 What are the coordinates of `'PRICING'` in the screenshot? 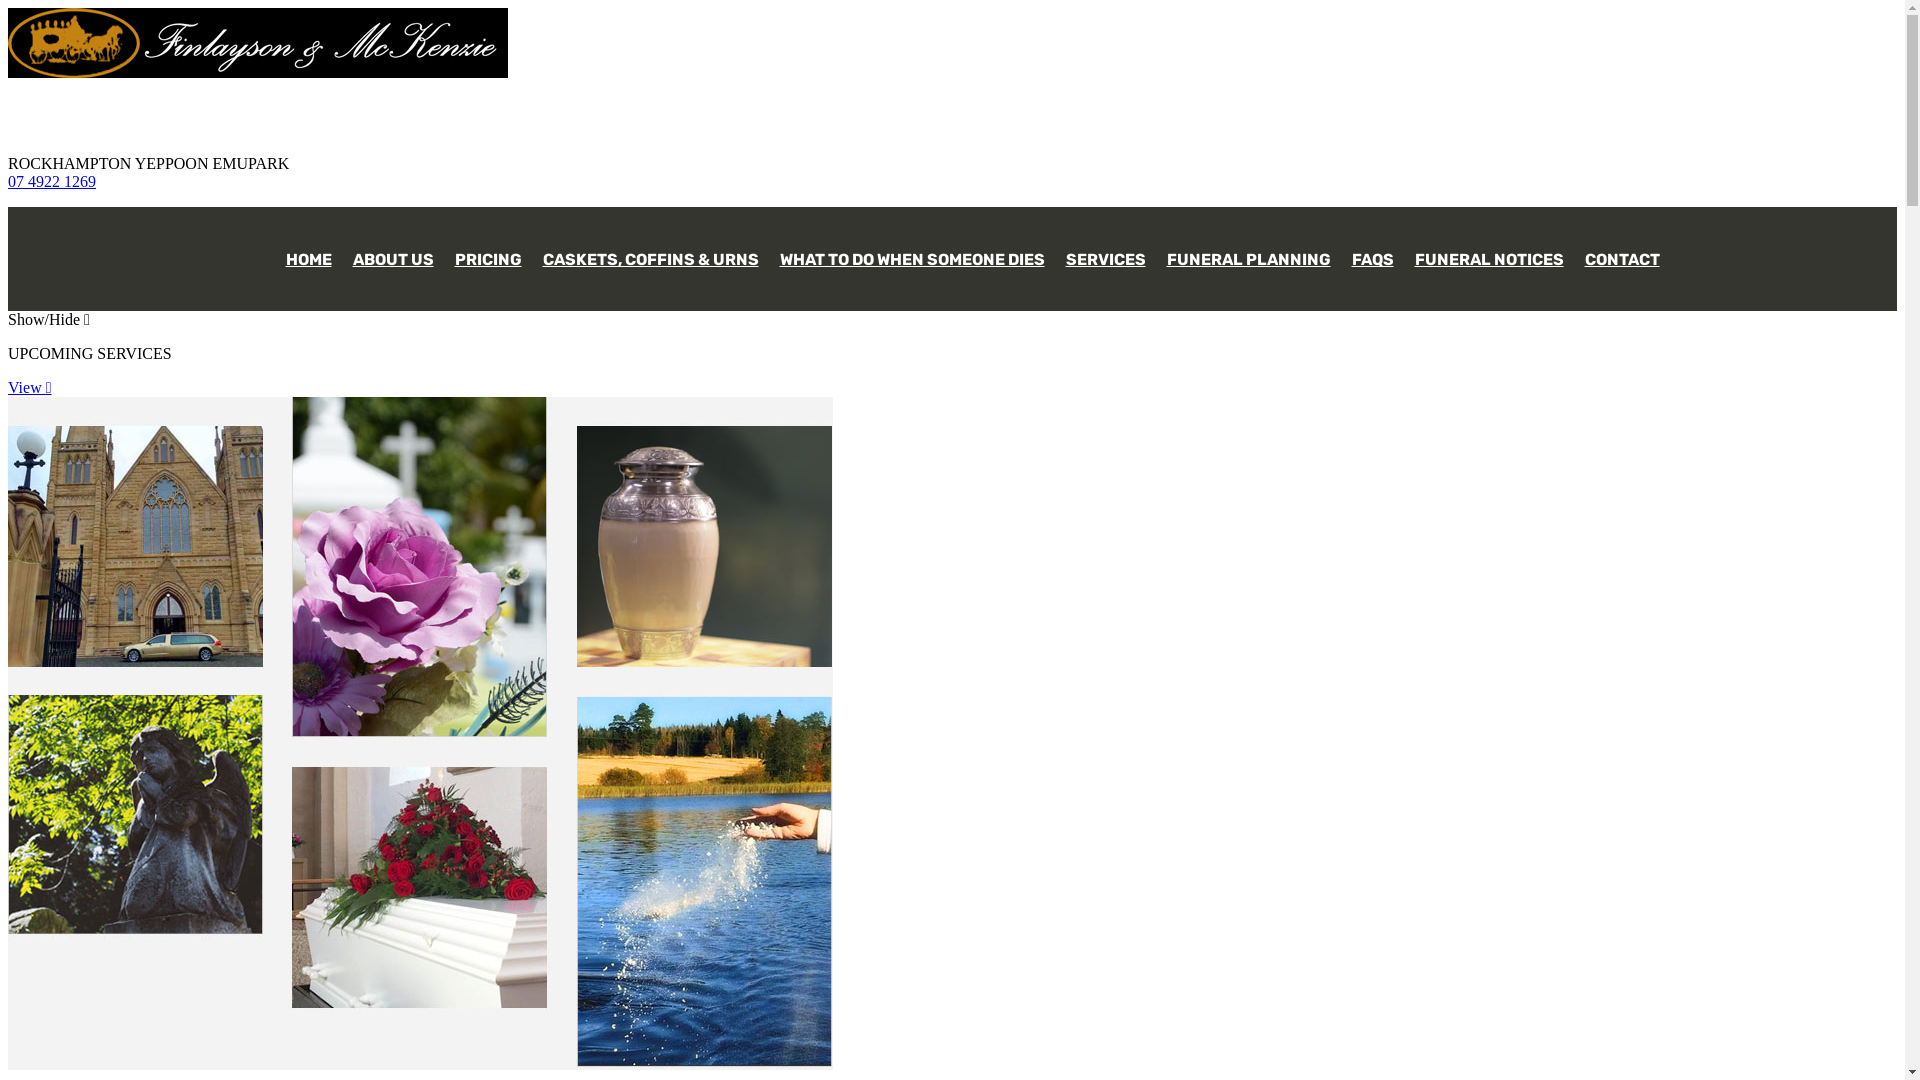 It's located at (488, 249).